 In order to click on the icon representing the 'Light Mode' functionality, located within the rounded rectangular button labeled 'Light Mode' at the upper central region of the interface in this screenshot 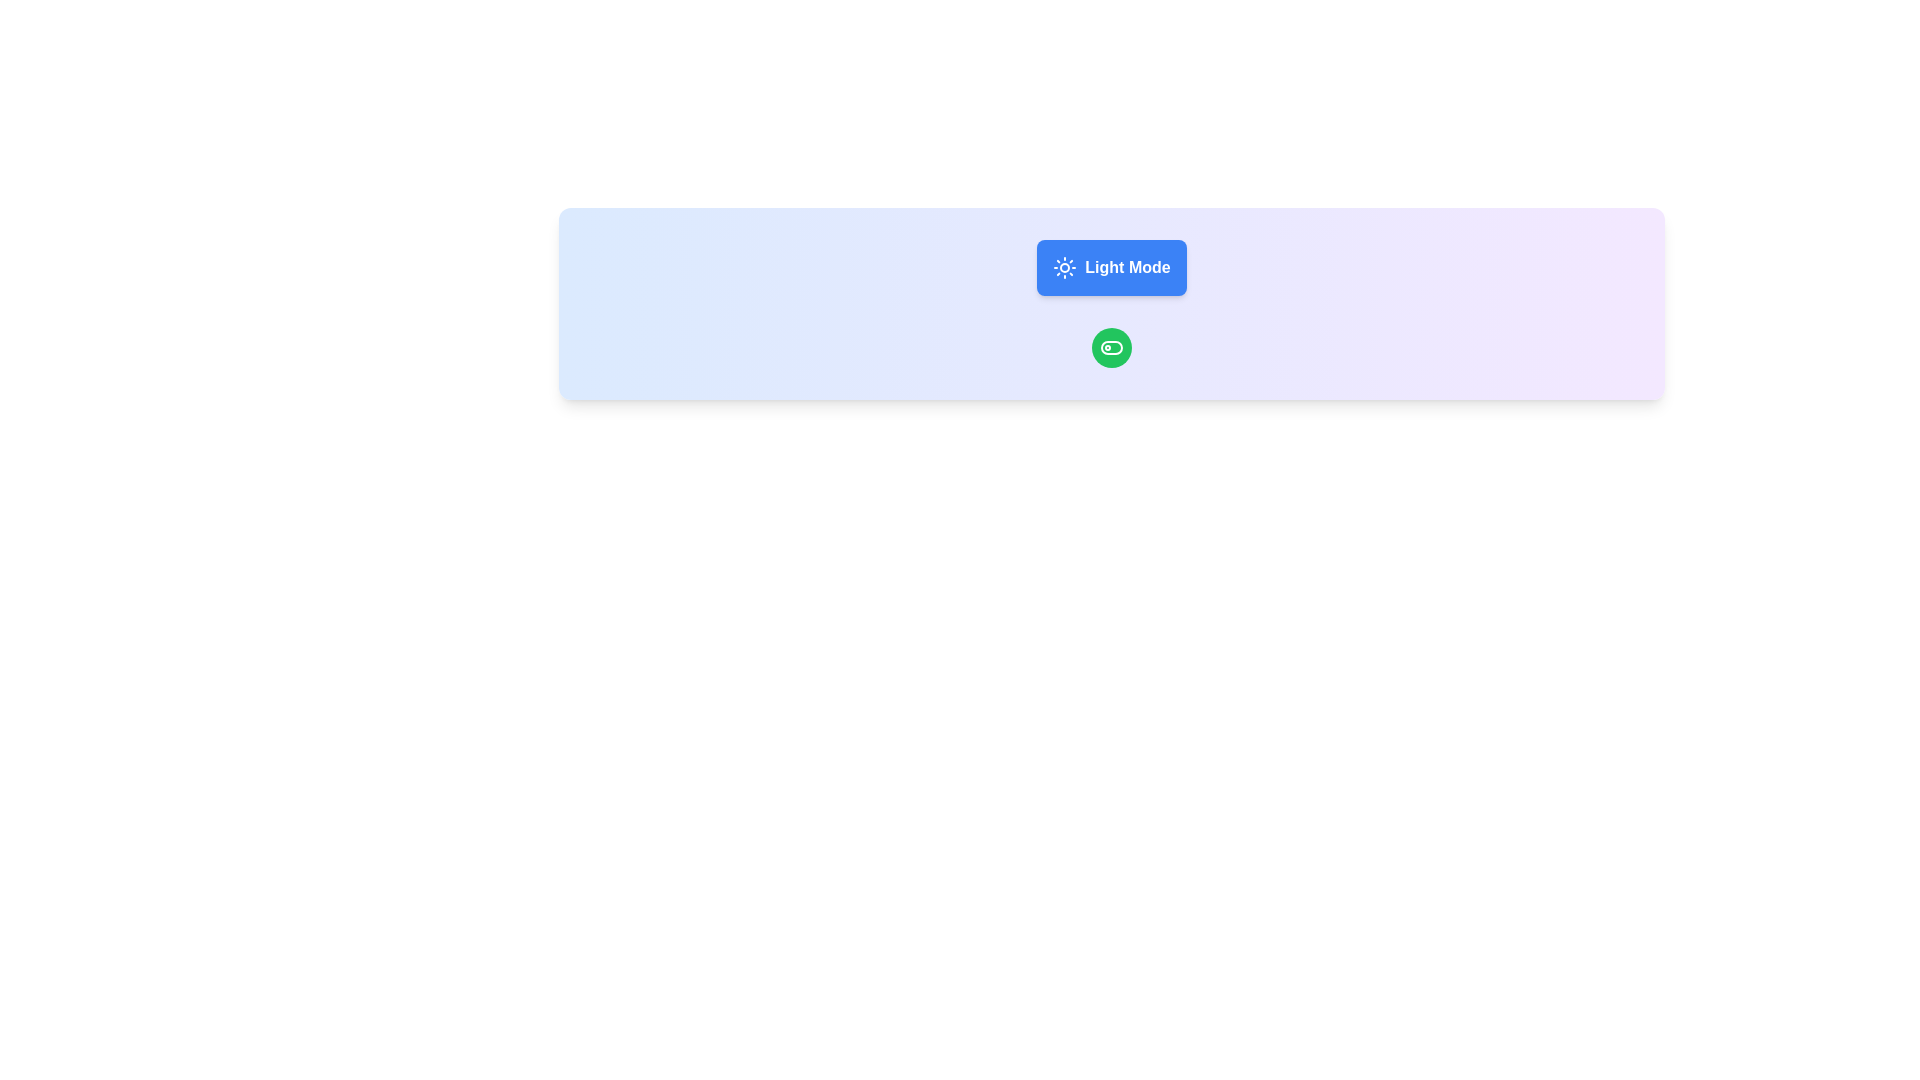, I will do `click(1064, 266)`.